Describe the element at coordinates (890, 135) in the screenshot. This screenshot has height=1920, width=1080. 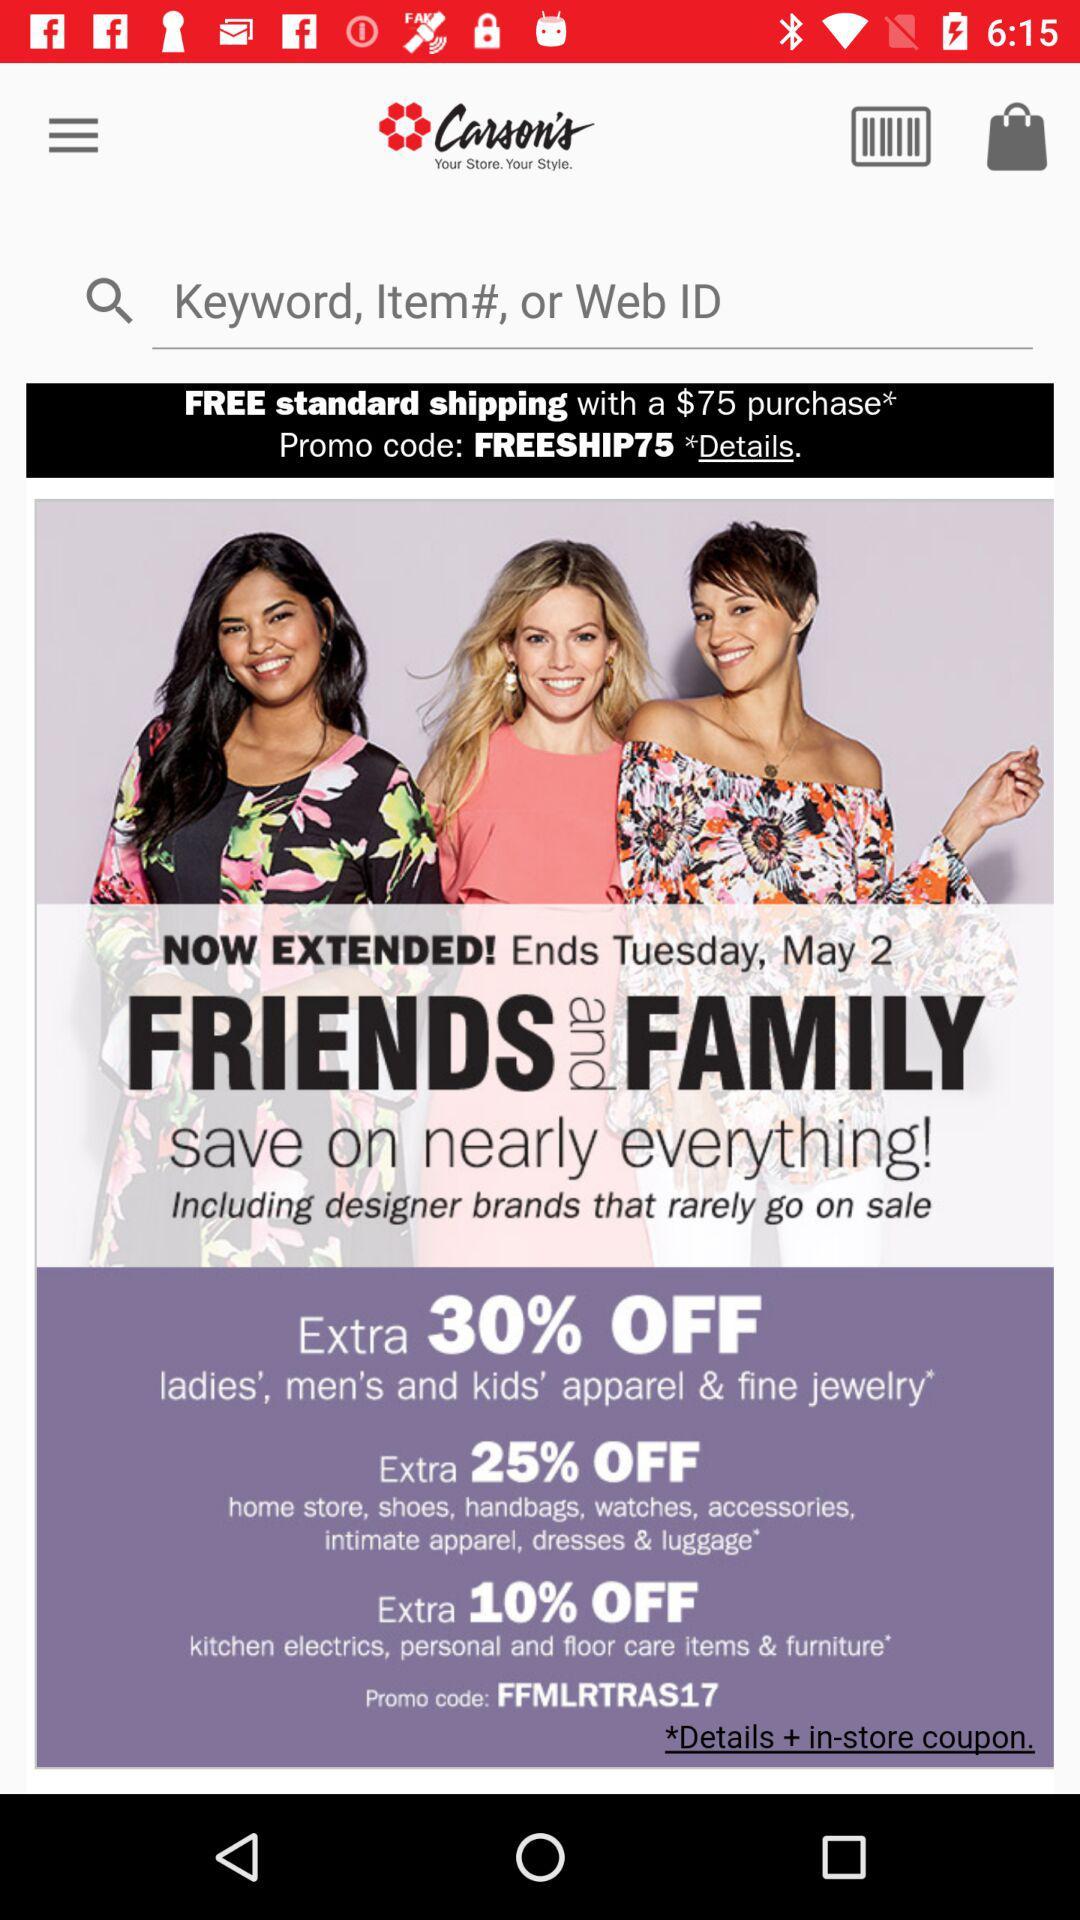
I see `filter` at that location.